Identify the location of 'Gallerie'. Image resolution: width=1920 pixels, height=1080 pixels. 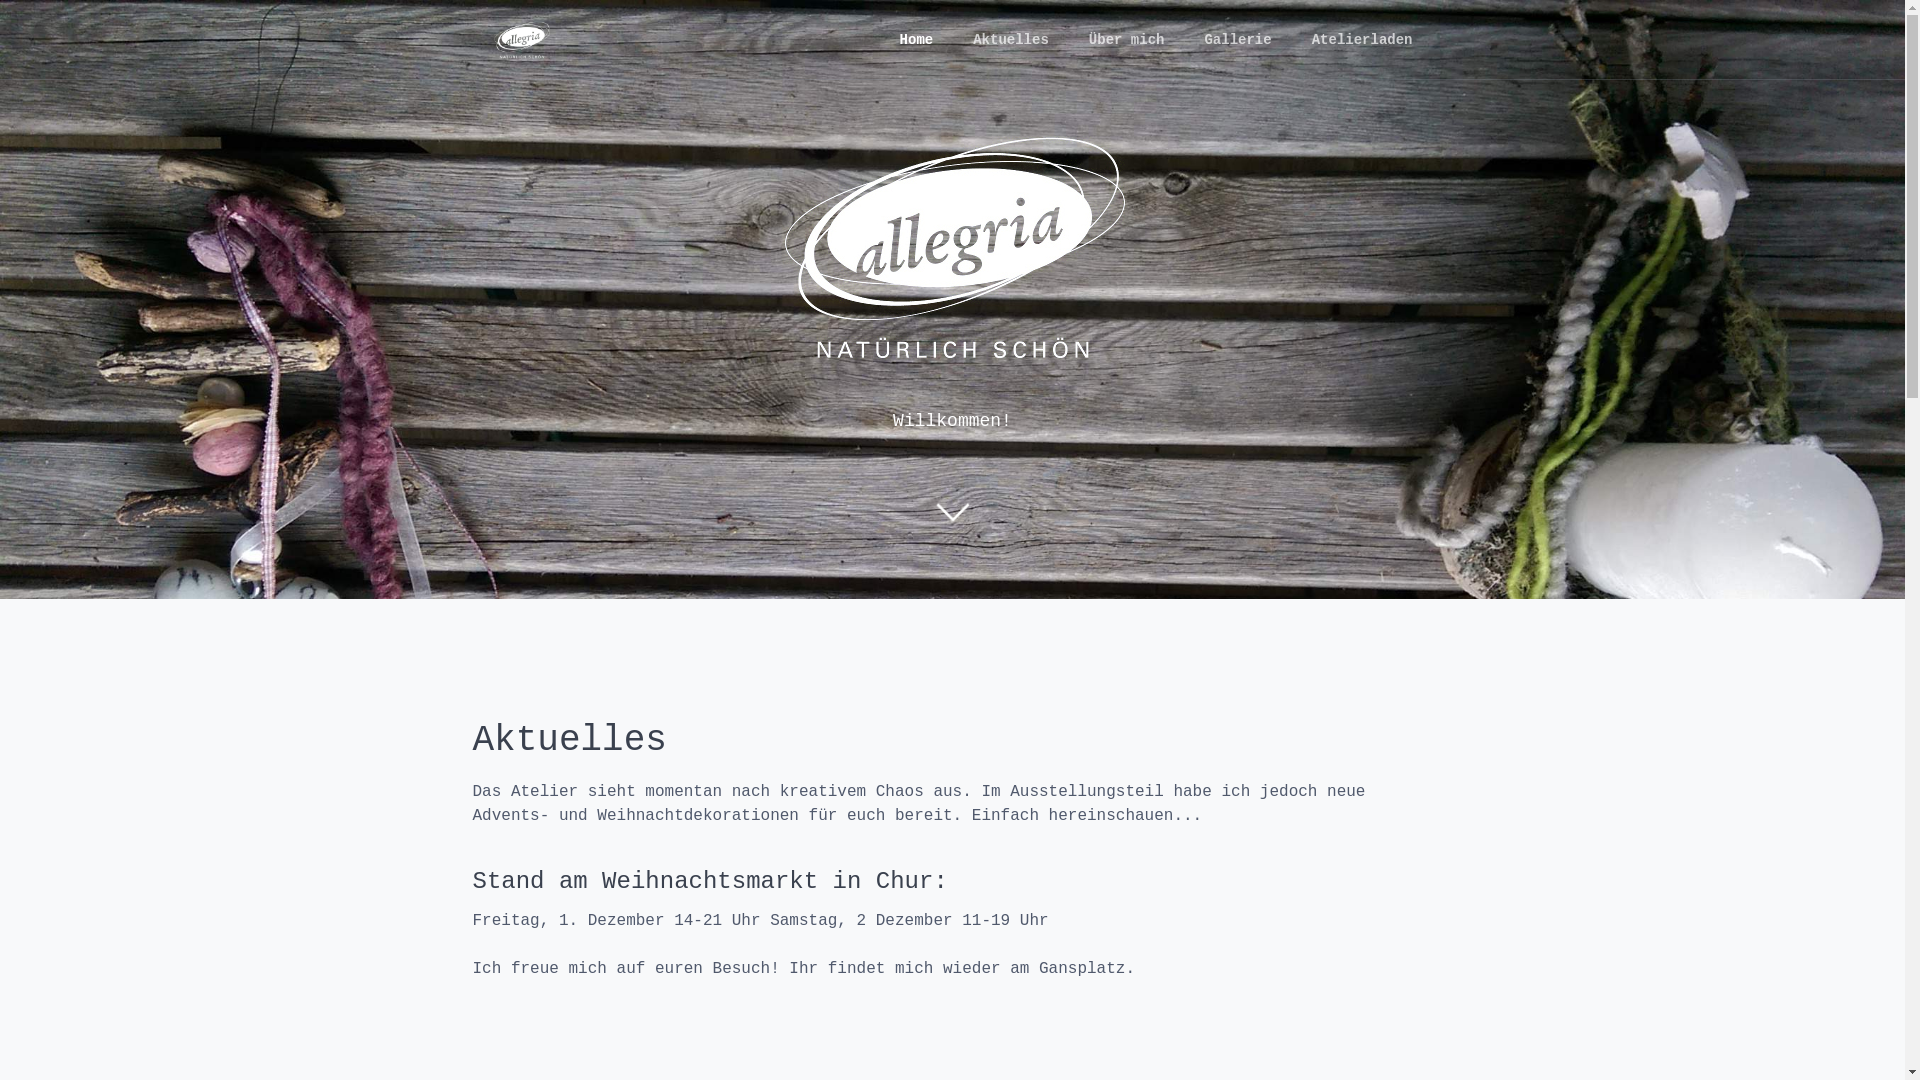
(1236, 39).